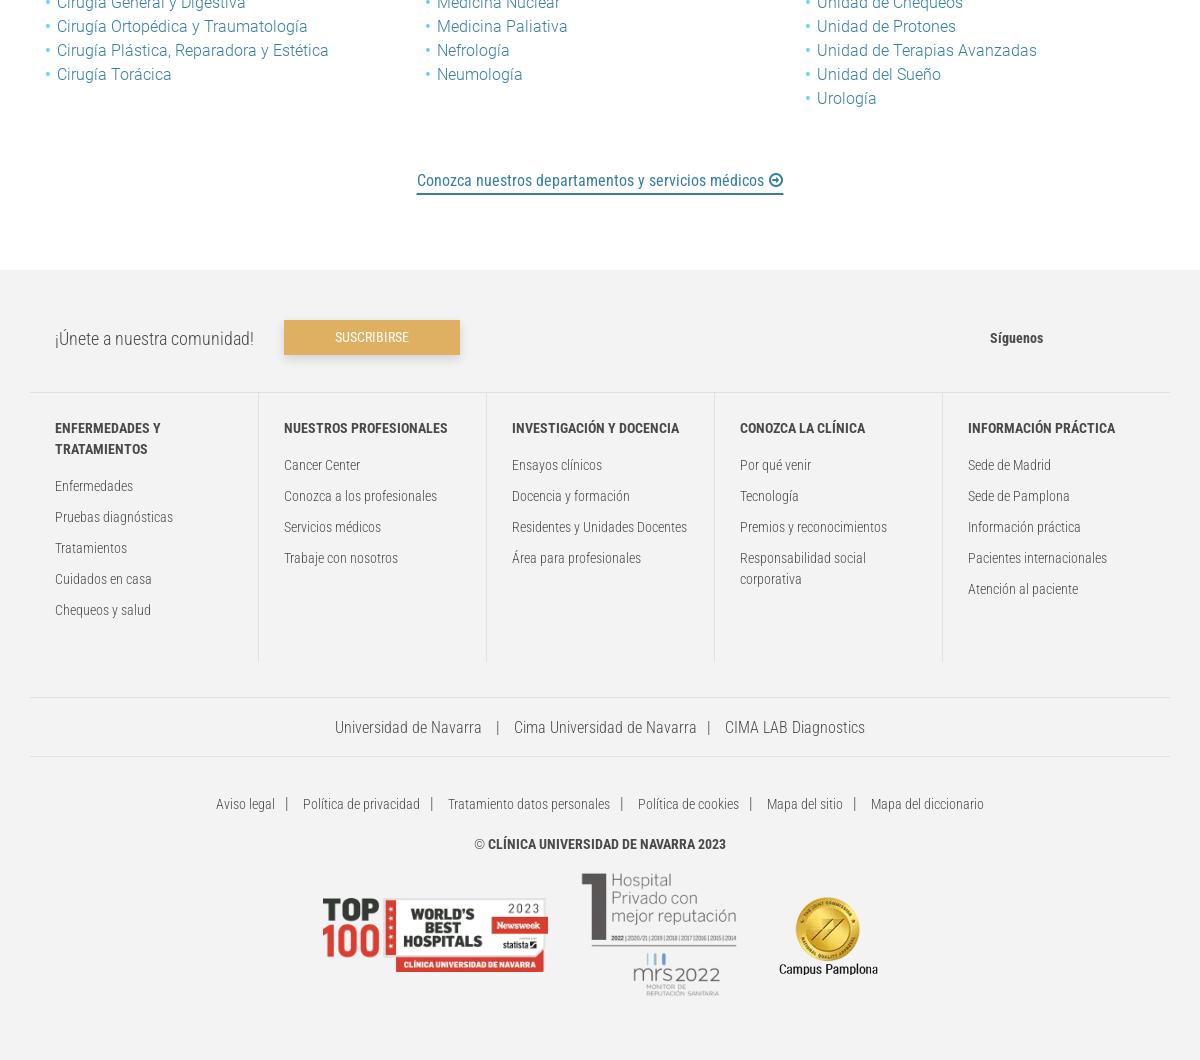 This screenshot has width=1200, height=1060. Describe the element at coordinates (283, 464) in the screenshot. I see `'Cancer Center'` at that location.